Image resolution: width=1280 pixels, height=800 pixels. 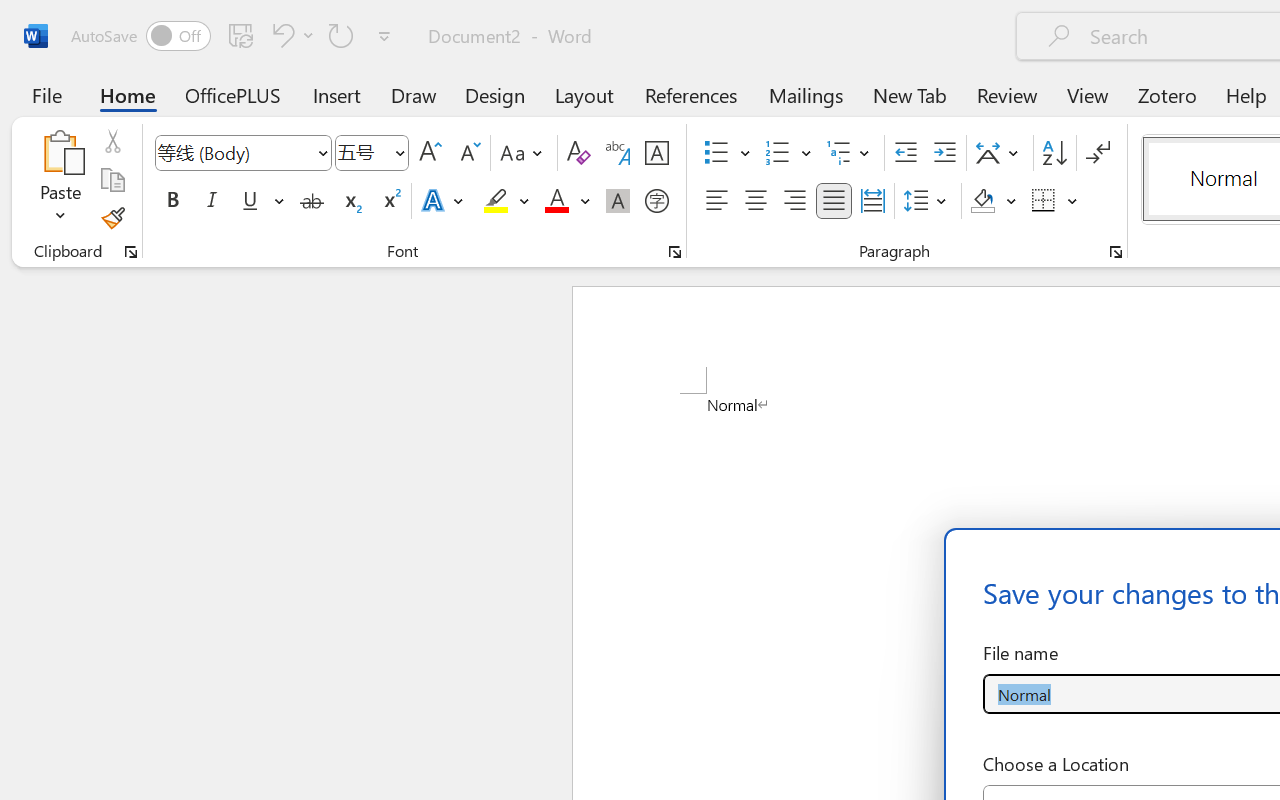 I want to click on 'New Tab', so click(x=909, y=94).